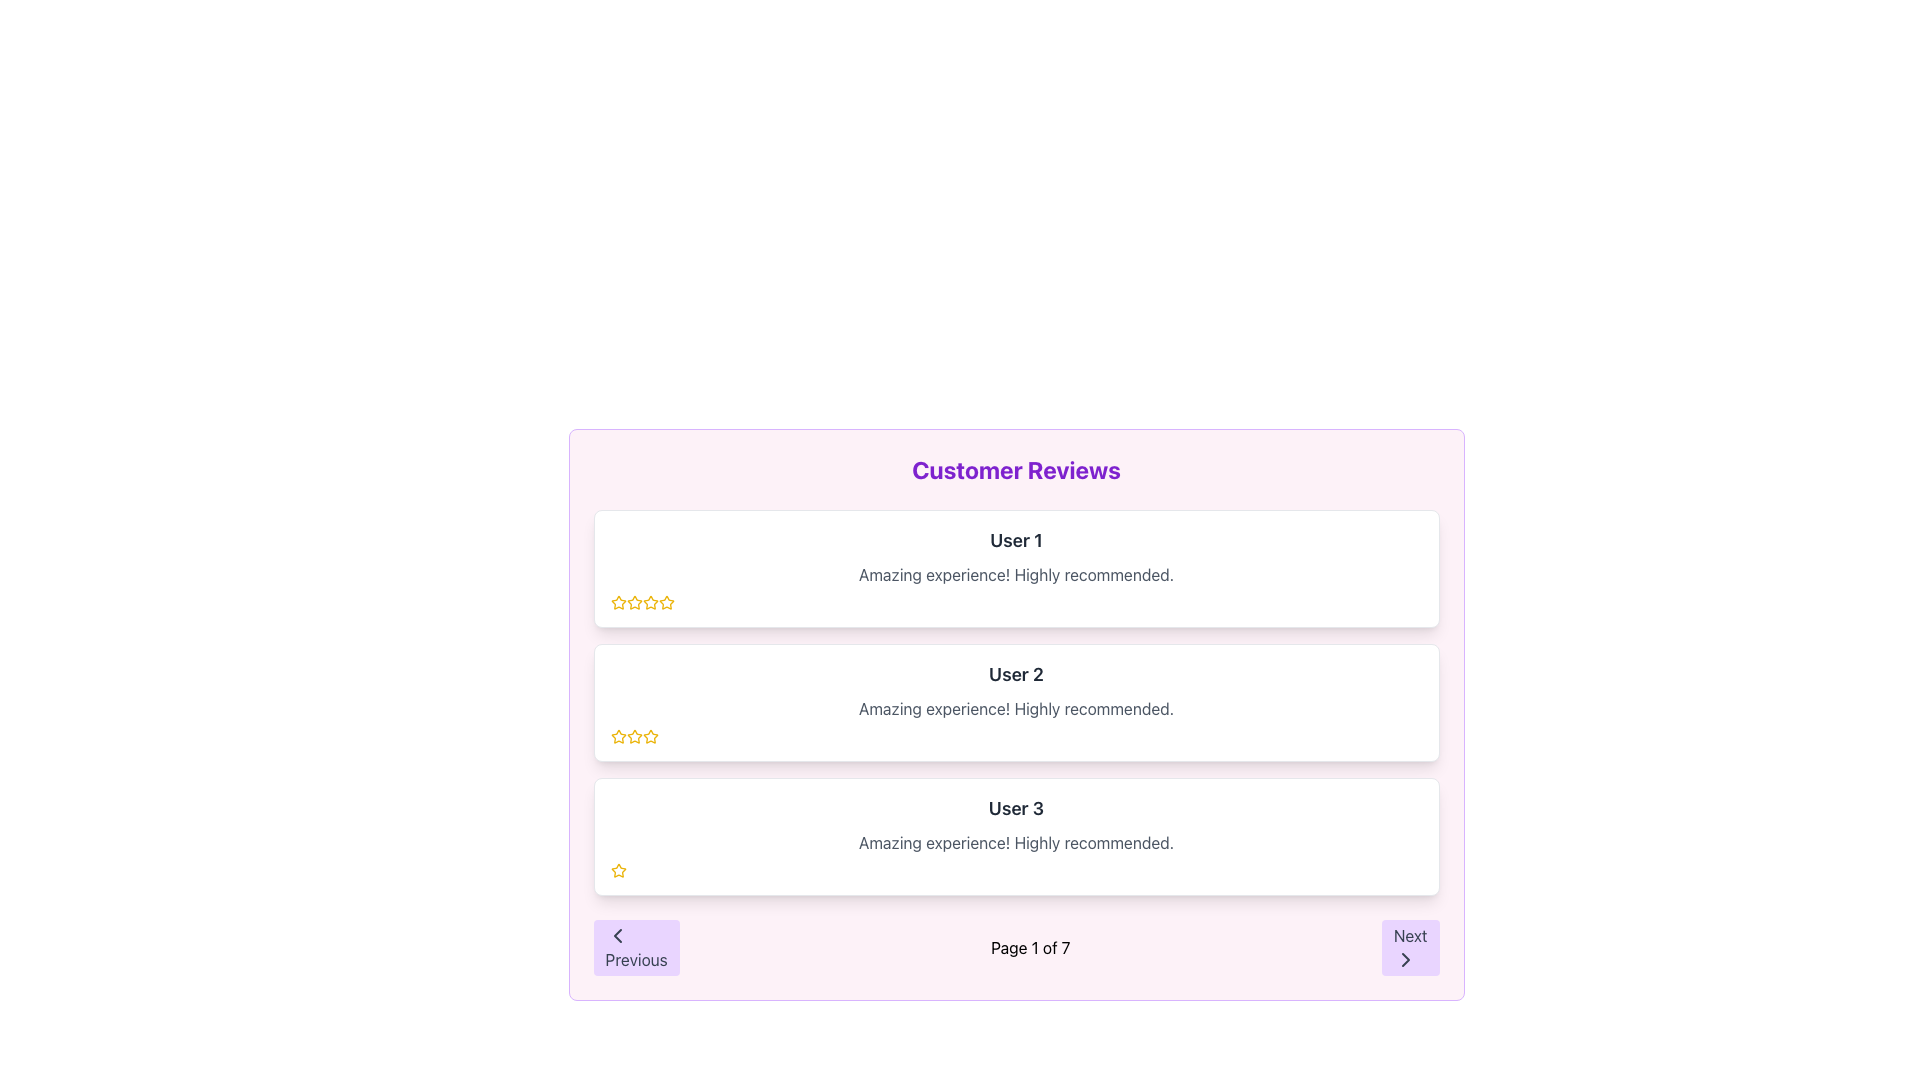 Image resolution: width=1920 pixels, height=1080 pixels. What do you see at coordinates (617, 601) in the screenshot?
I see `the first rating star icon in User 1's review card, which visually represents one step in a 1-to-5 rating scale` at bounding box center [617, 601].